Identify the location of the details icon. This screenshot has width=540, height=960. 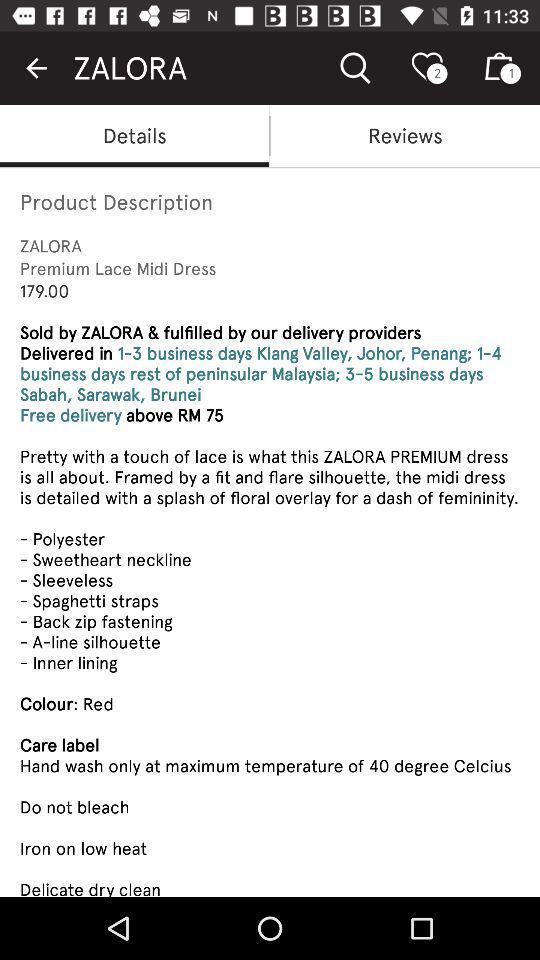
(134, 134).